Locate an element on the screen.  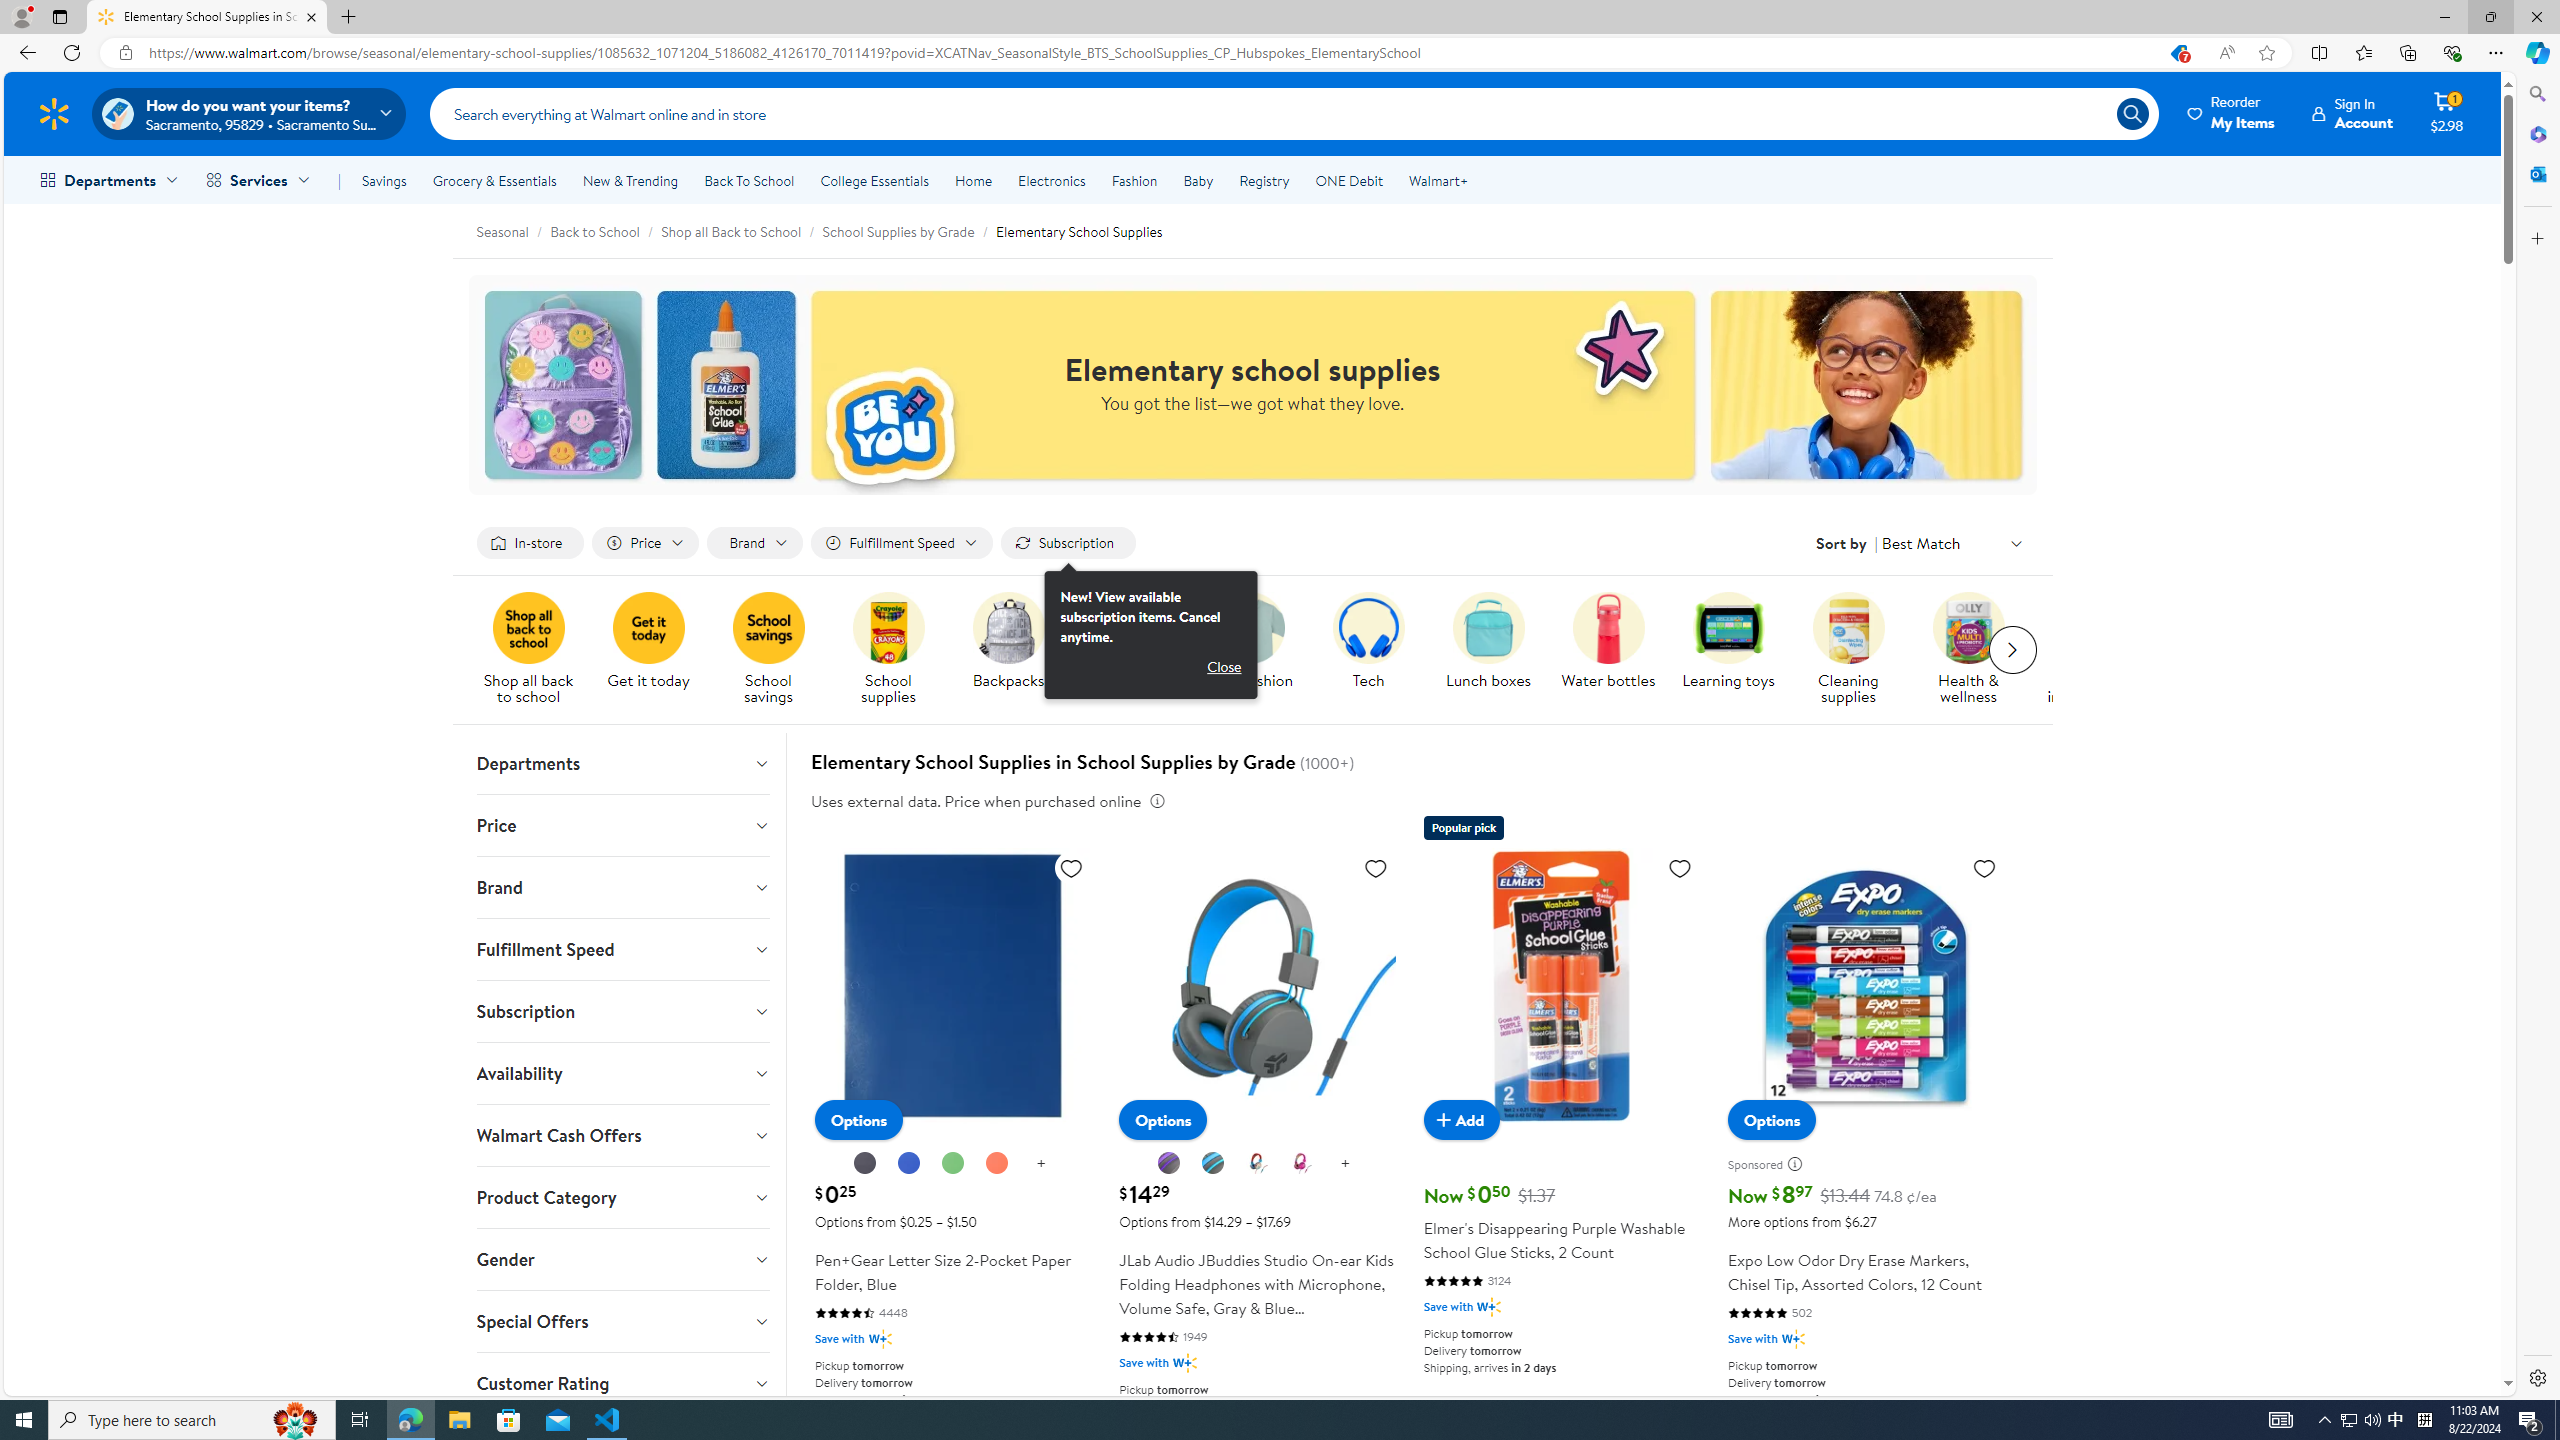
'Shop all back to school' is located at coordinates (535, 650).